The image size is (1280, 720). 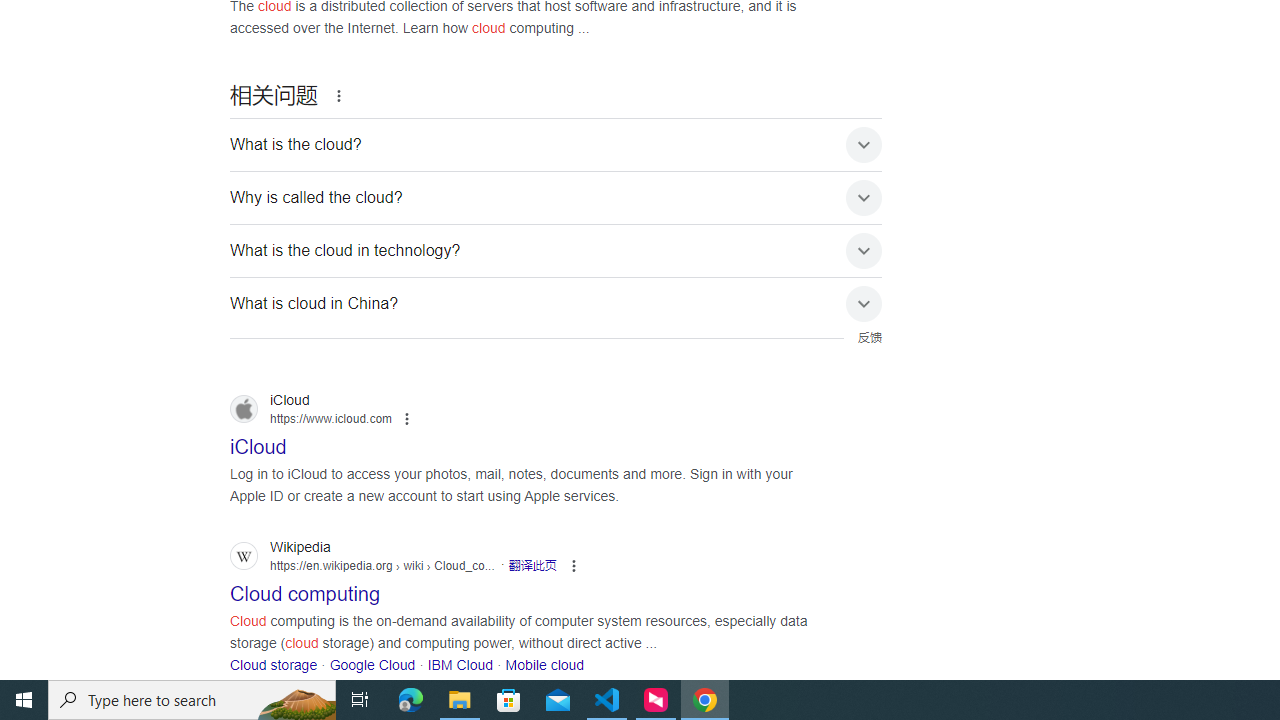 What do you see at coordinates (372, 665) in the screenshot?
I see `'Google Cloud'` at bounding box center [372, 665].